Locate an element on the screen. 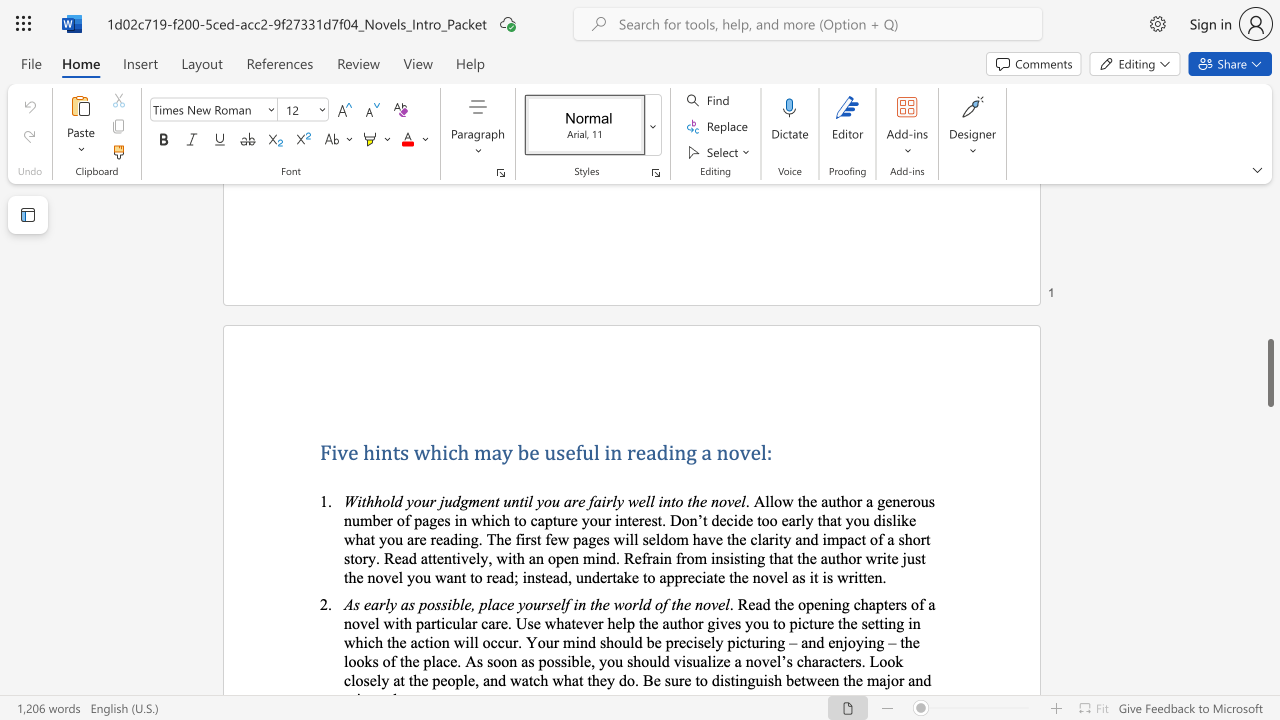  the subset text "f in th" within the text "As early as possible, place yourself in the world of the novel" is located at coordinates (564, 603).